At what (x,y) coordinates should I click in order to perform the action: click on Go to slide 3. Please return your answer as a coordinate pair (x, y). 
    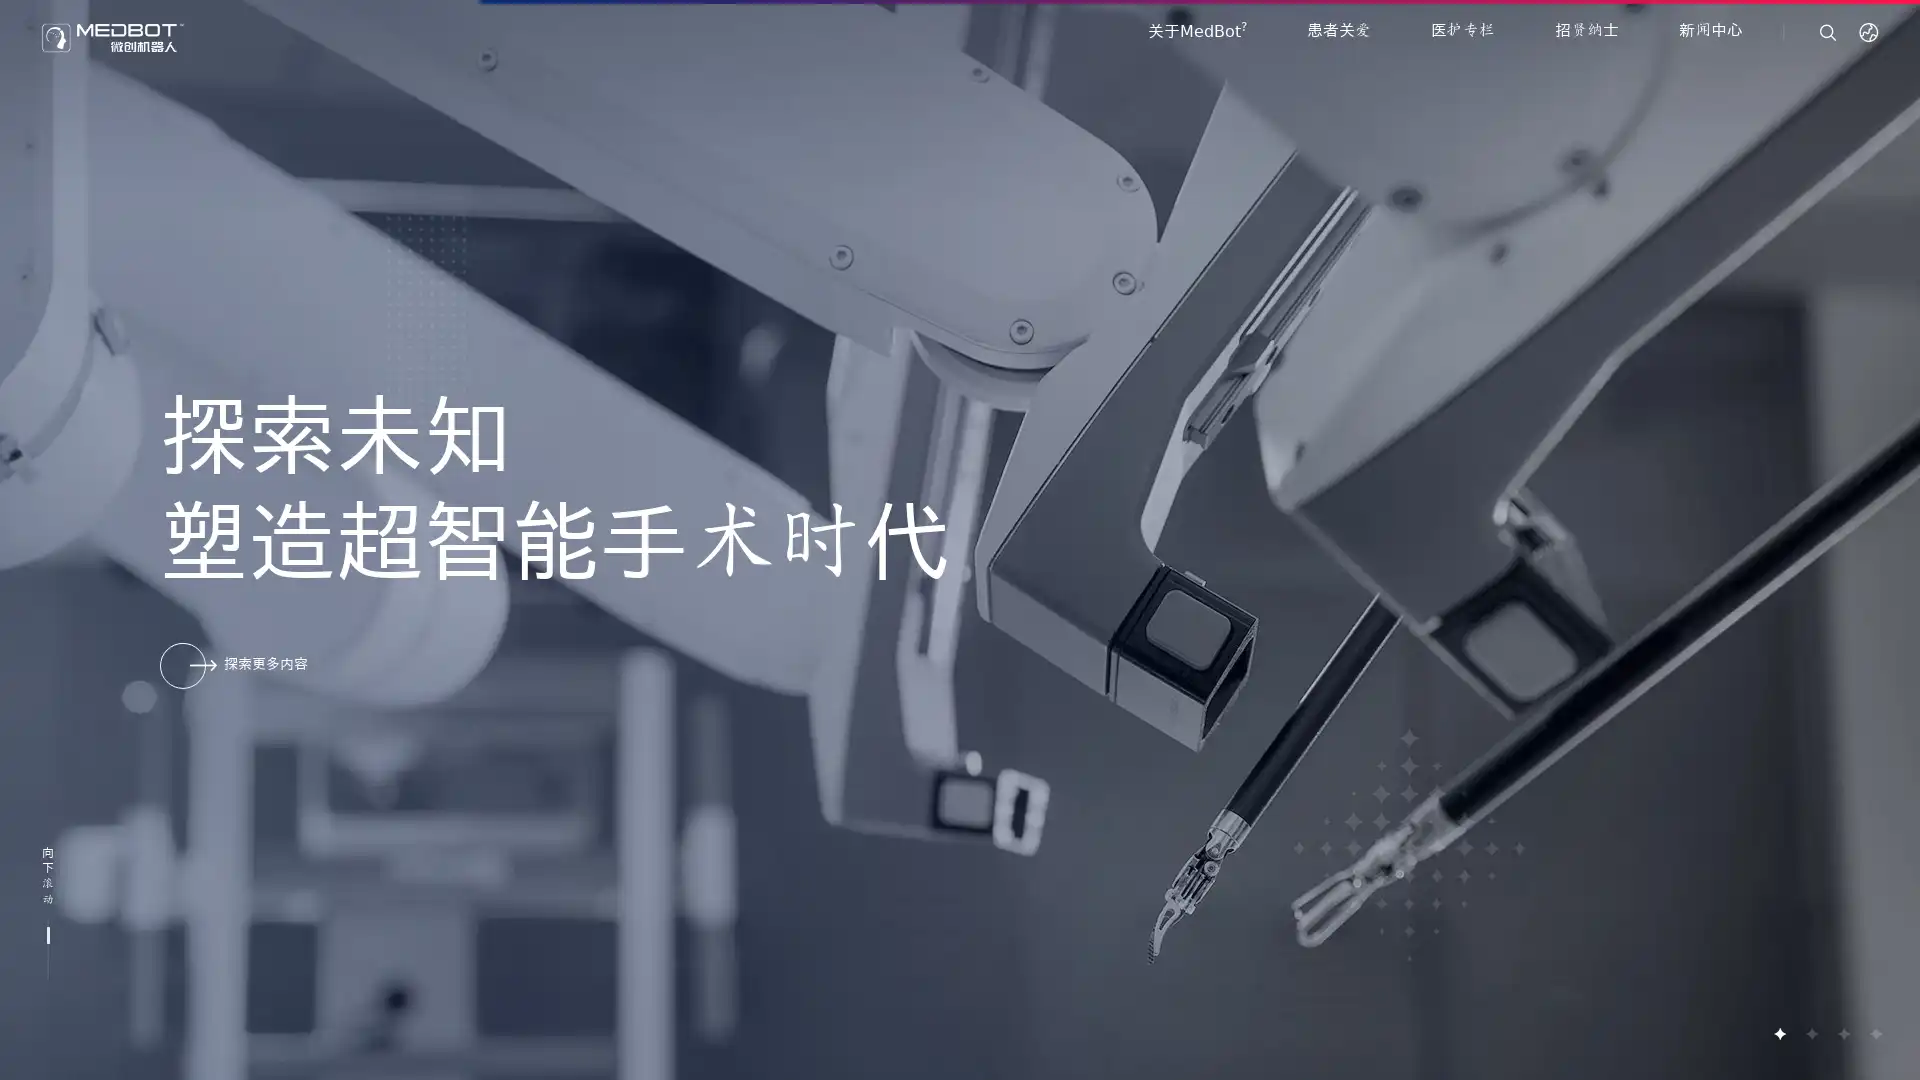
    Looking at the image, I should click on (1842, 1033).